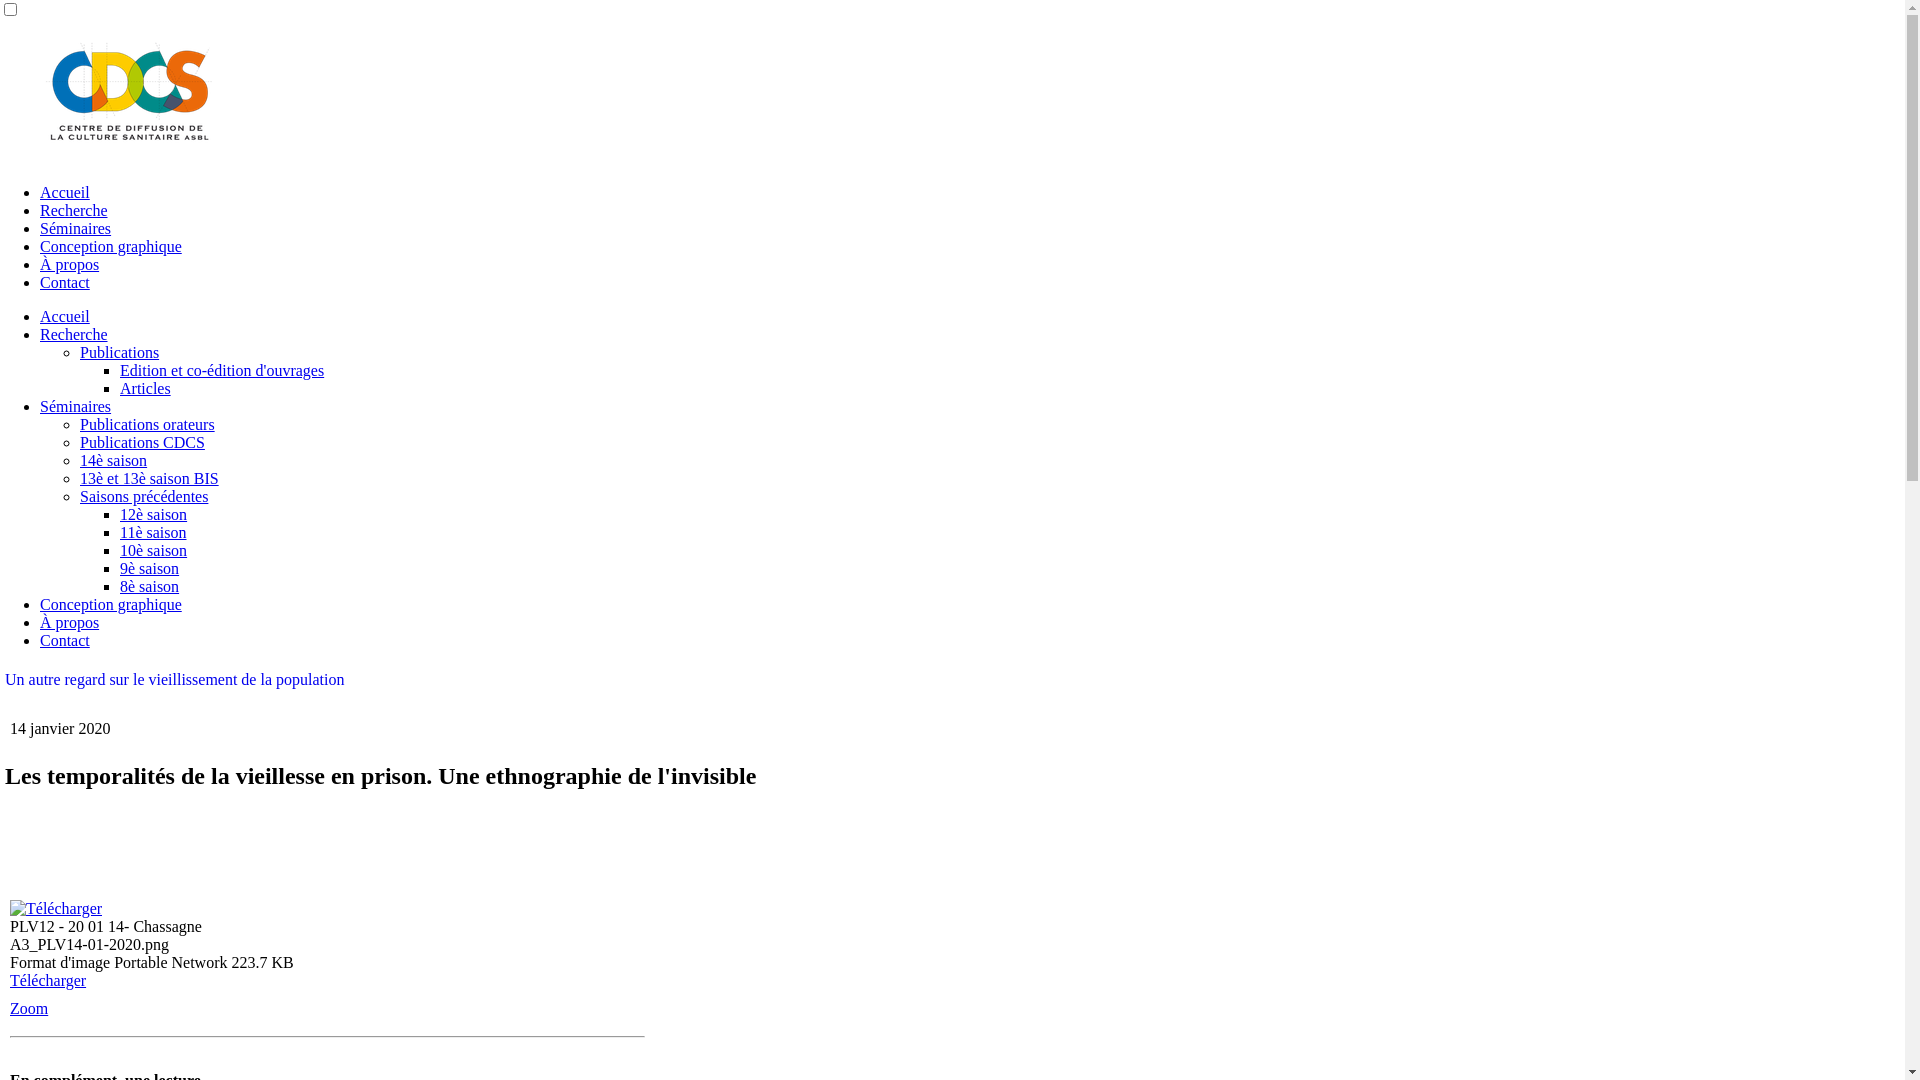 This screenshot has height=1080, width=1920. What do you see at coordinates (39, 282) in the screenshot?
I see `'Contact'` at bounding box center [39, 282].